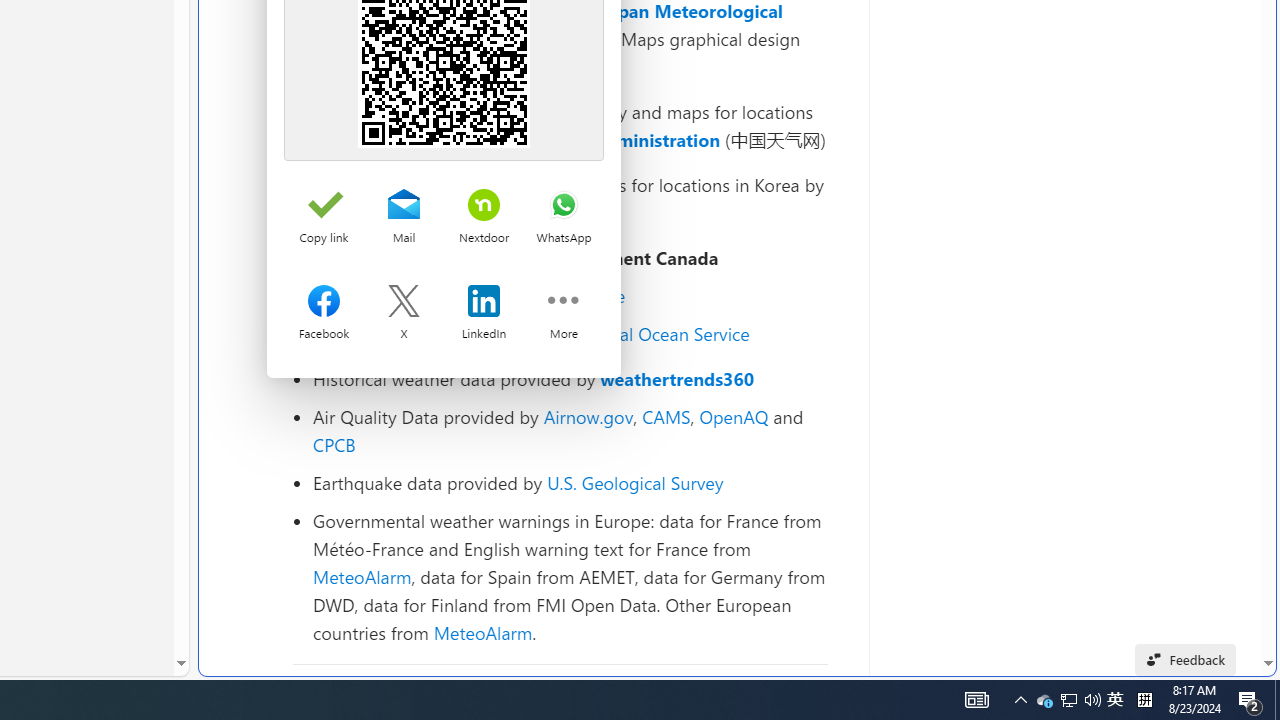 This screenshot has height=720, width=1280. Describe the element at coordinates (484, 303) in the screenshot. I see `'Share on LinkedIn'` at that location.